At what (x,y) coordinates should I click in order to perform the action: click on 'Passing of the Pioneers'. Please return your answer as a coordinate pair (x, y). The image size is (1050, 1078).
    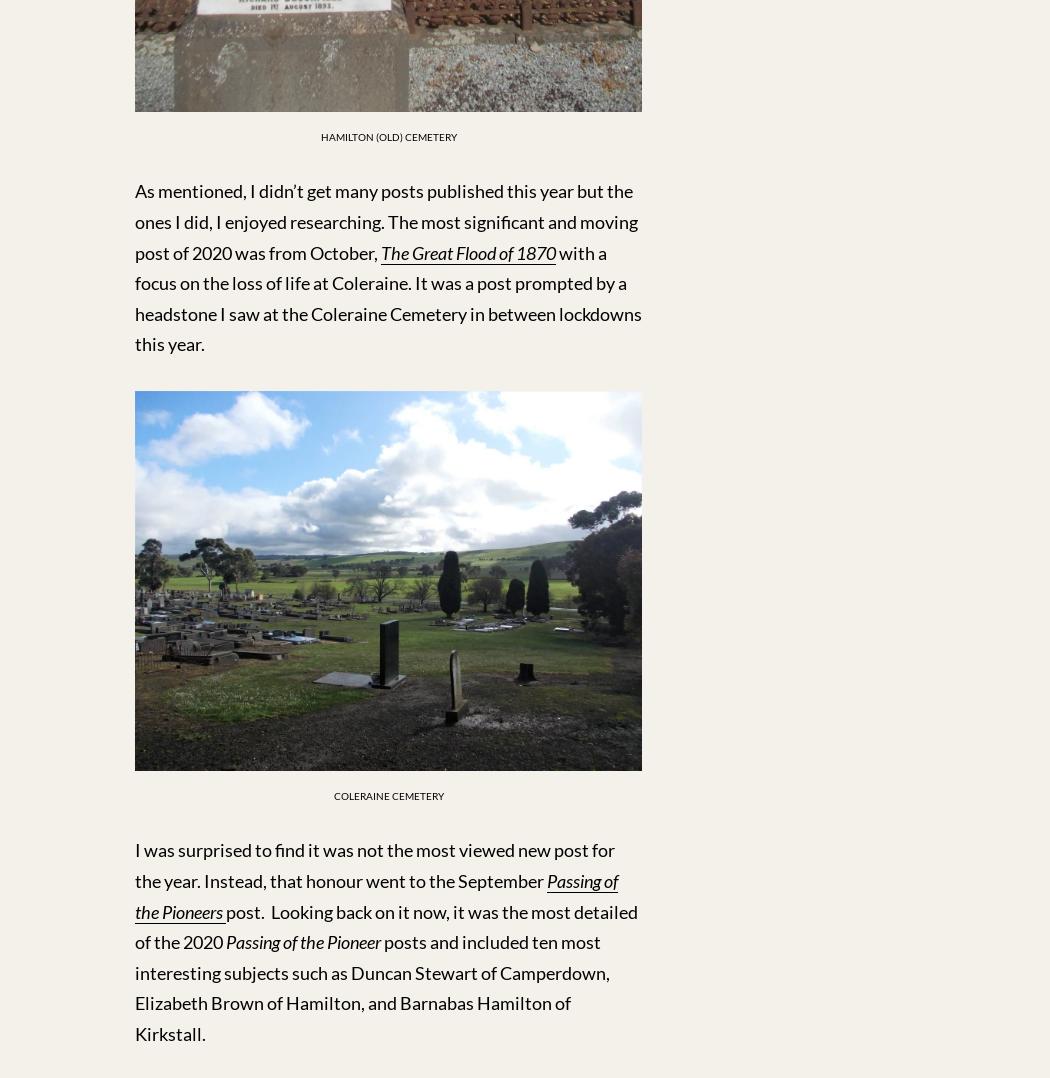
    Looking at the image, I should click on (376, 896).